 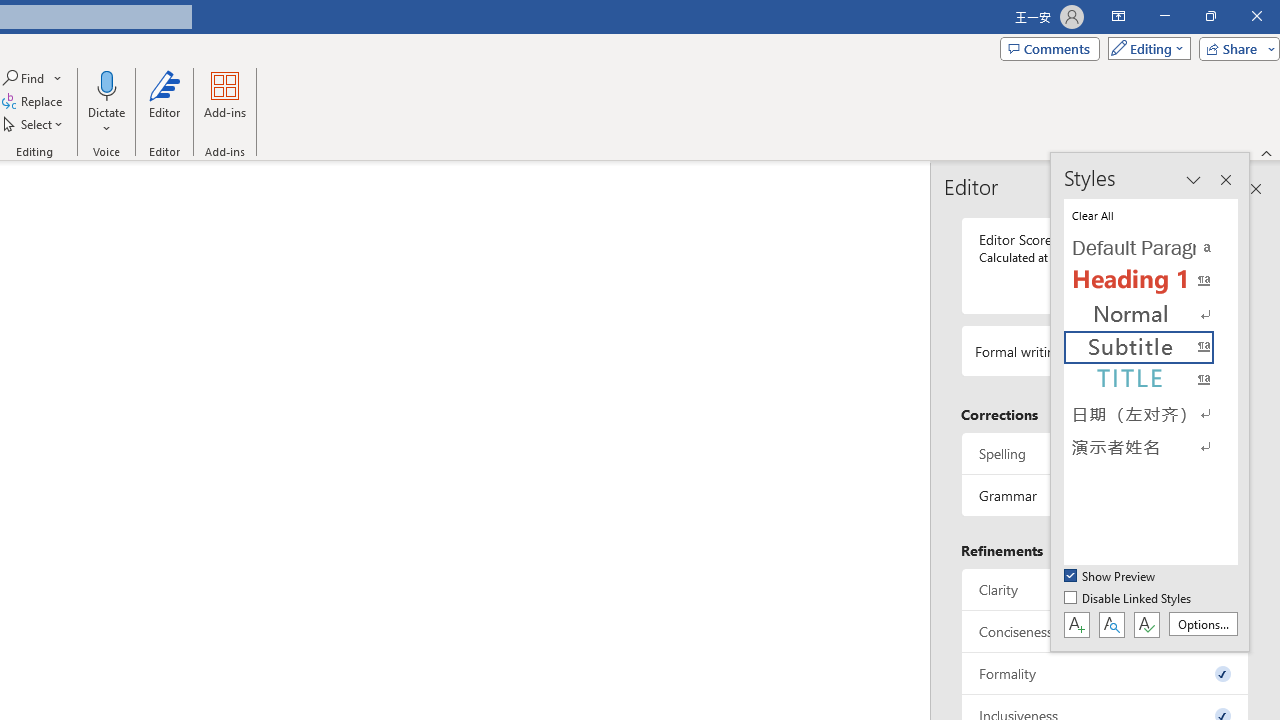 I want to click on 'Formality, 0 issues. Press space or enter to review items.', so click(x=1104, y=673).